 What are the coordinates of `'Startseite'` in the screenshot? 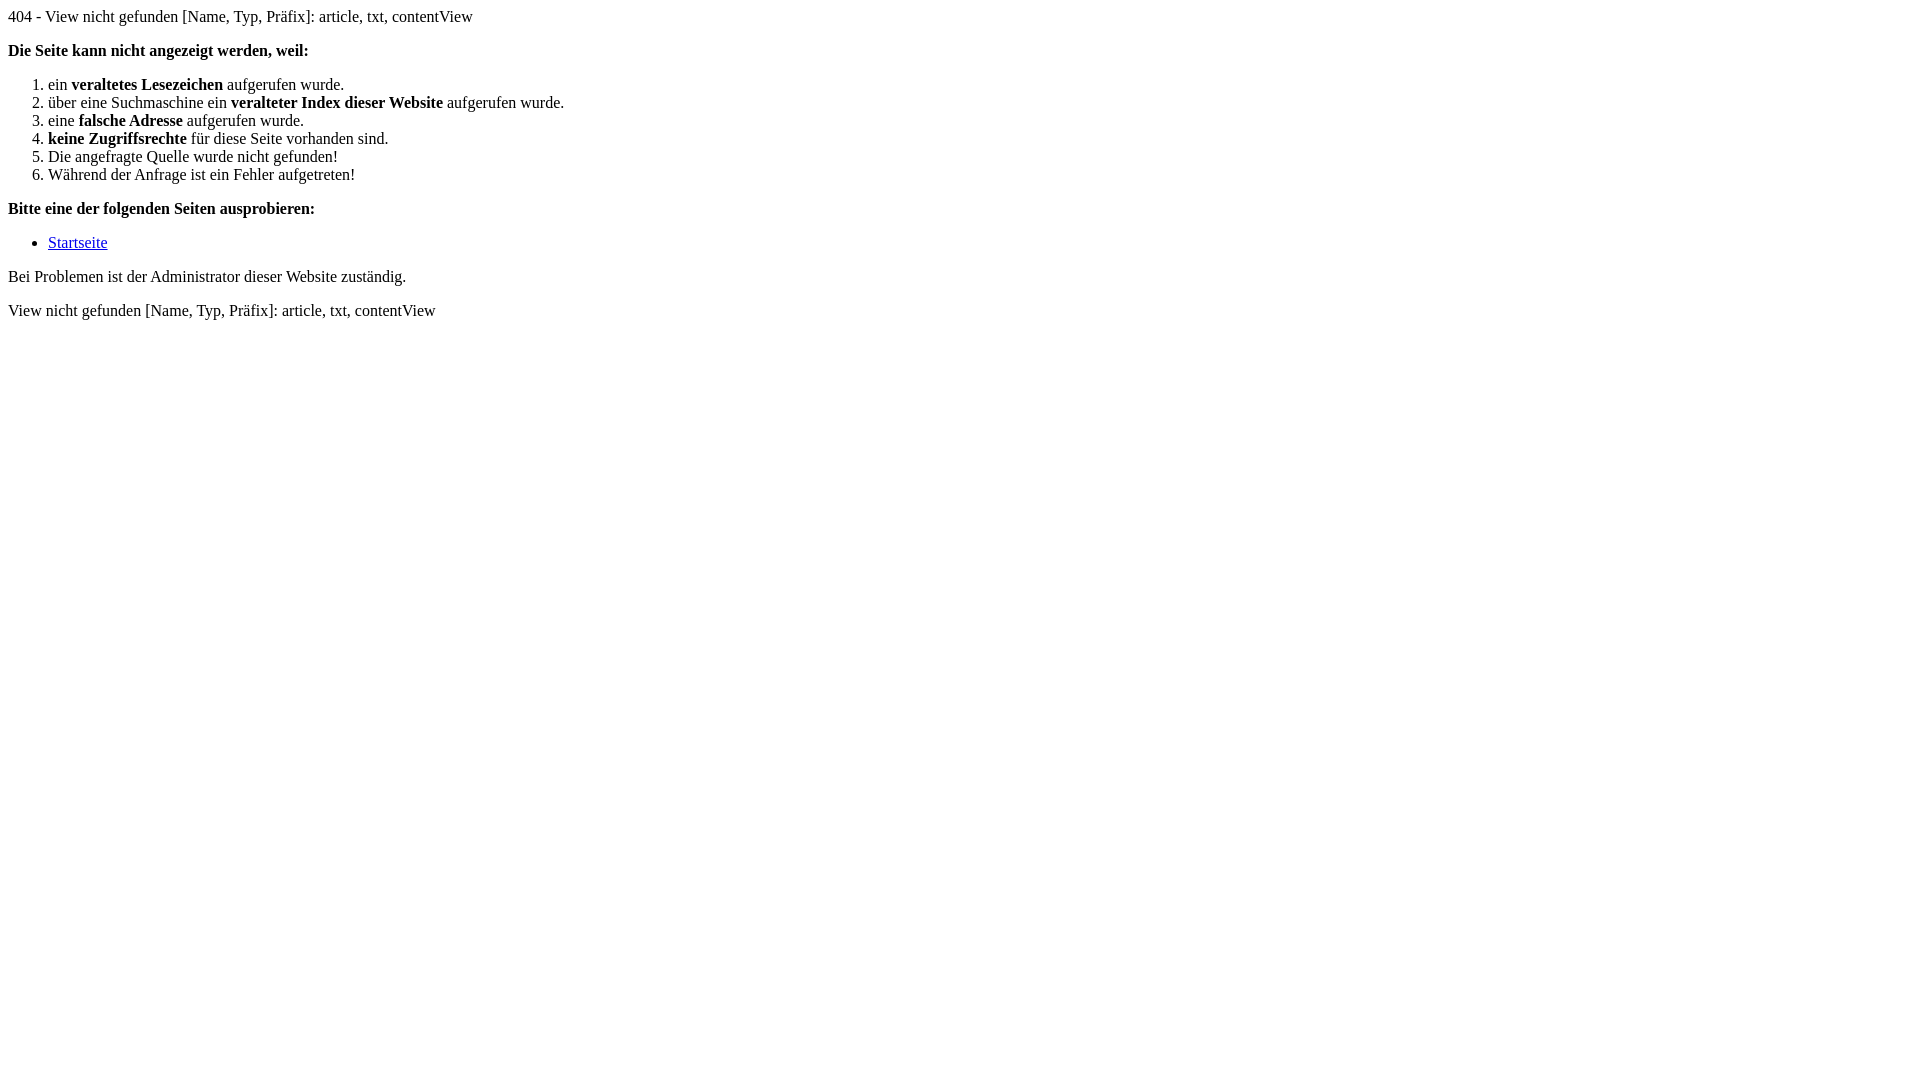 It's located at (77, 241).